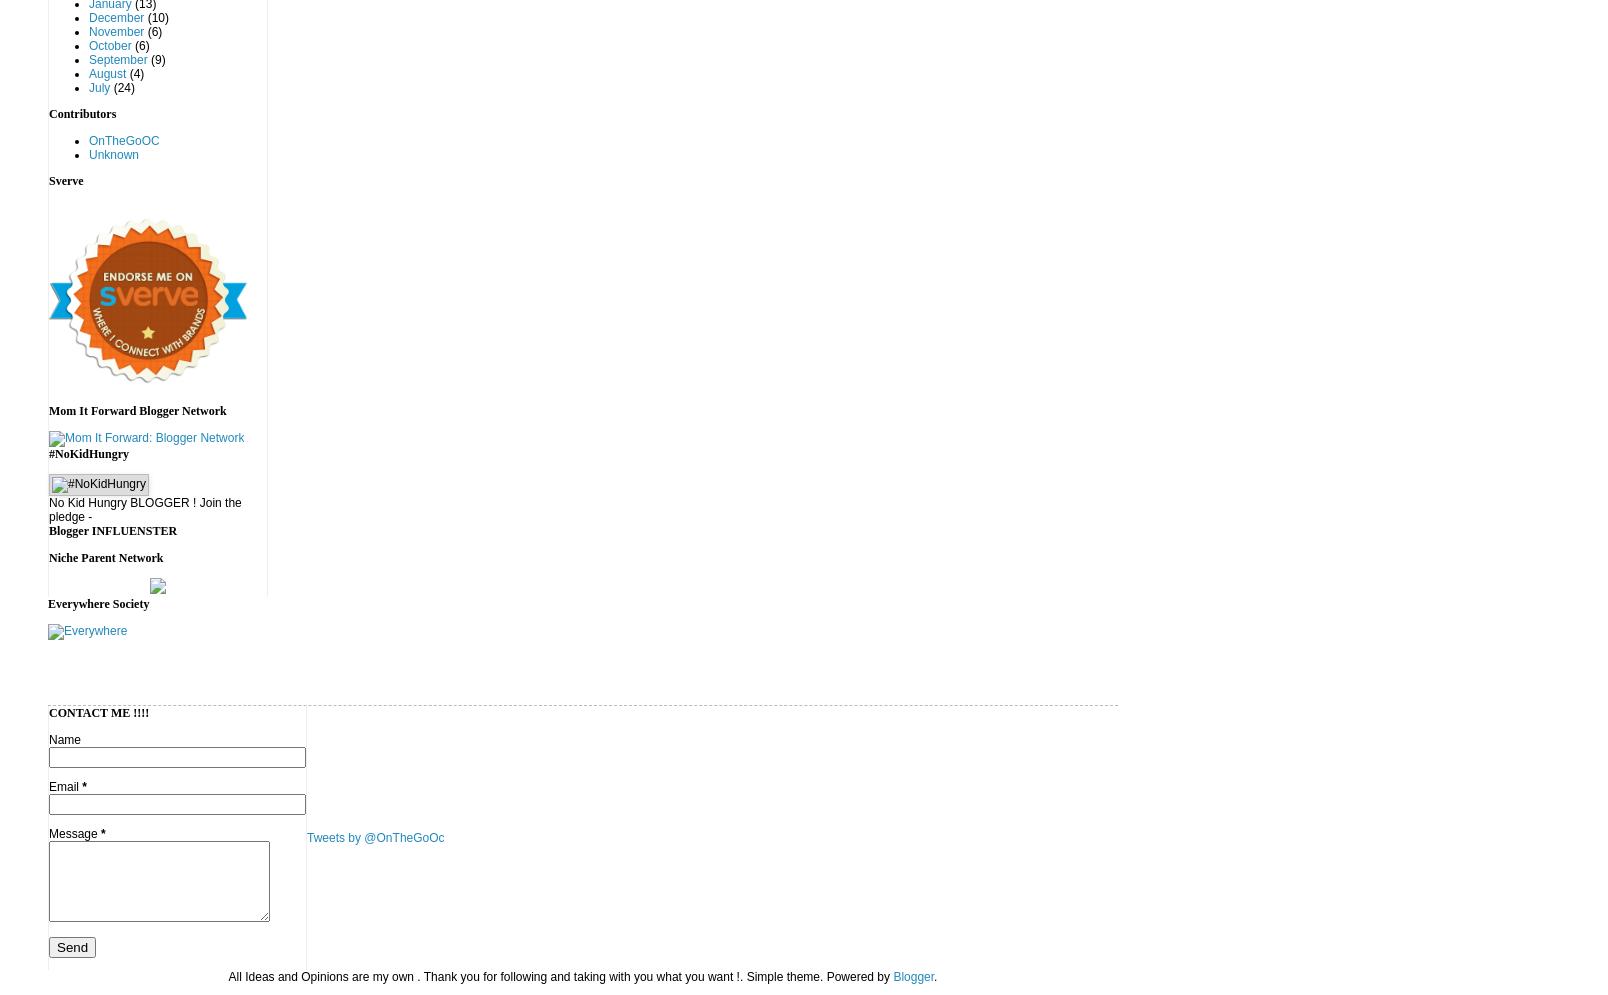 Image resolution: width=1608 pixels, height=995 pixels. Describe the element at coordinates (155, 18) in the screenshot. I see `'(10)'` at that location.